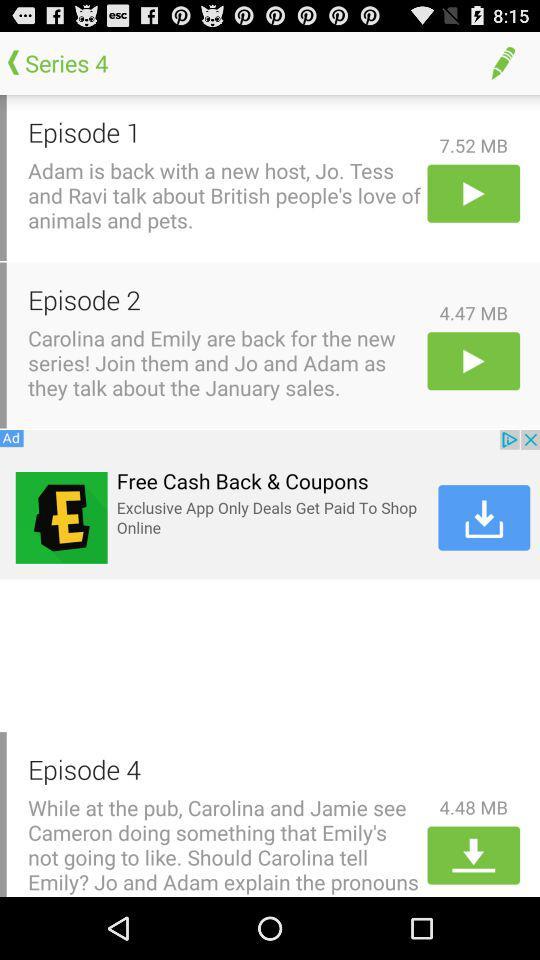 The width and height of the screenshot is (540, 960). I want to click on download episode 4, so click(472, 854).